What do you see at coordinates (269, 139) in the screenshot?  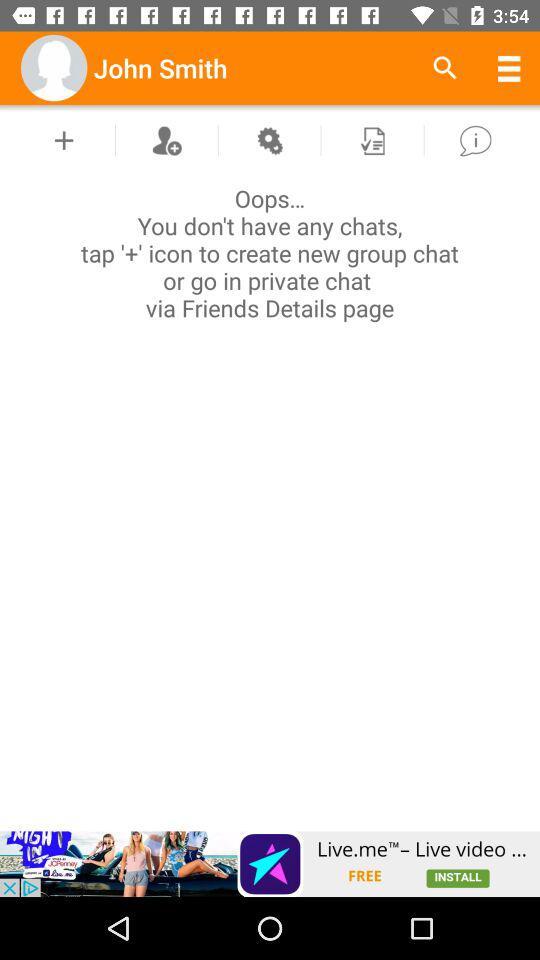 I see `open settings` at bounding box center [269, 139].